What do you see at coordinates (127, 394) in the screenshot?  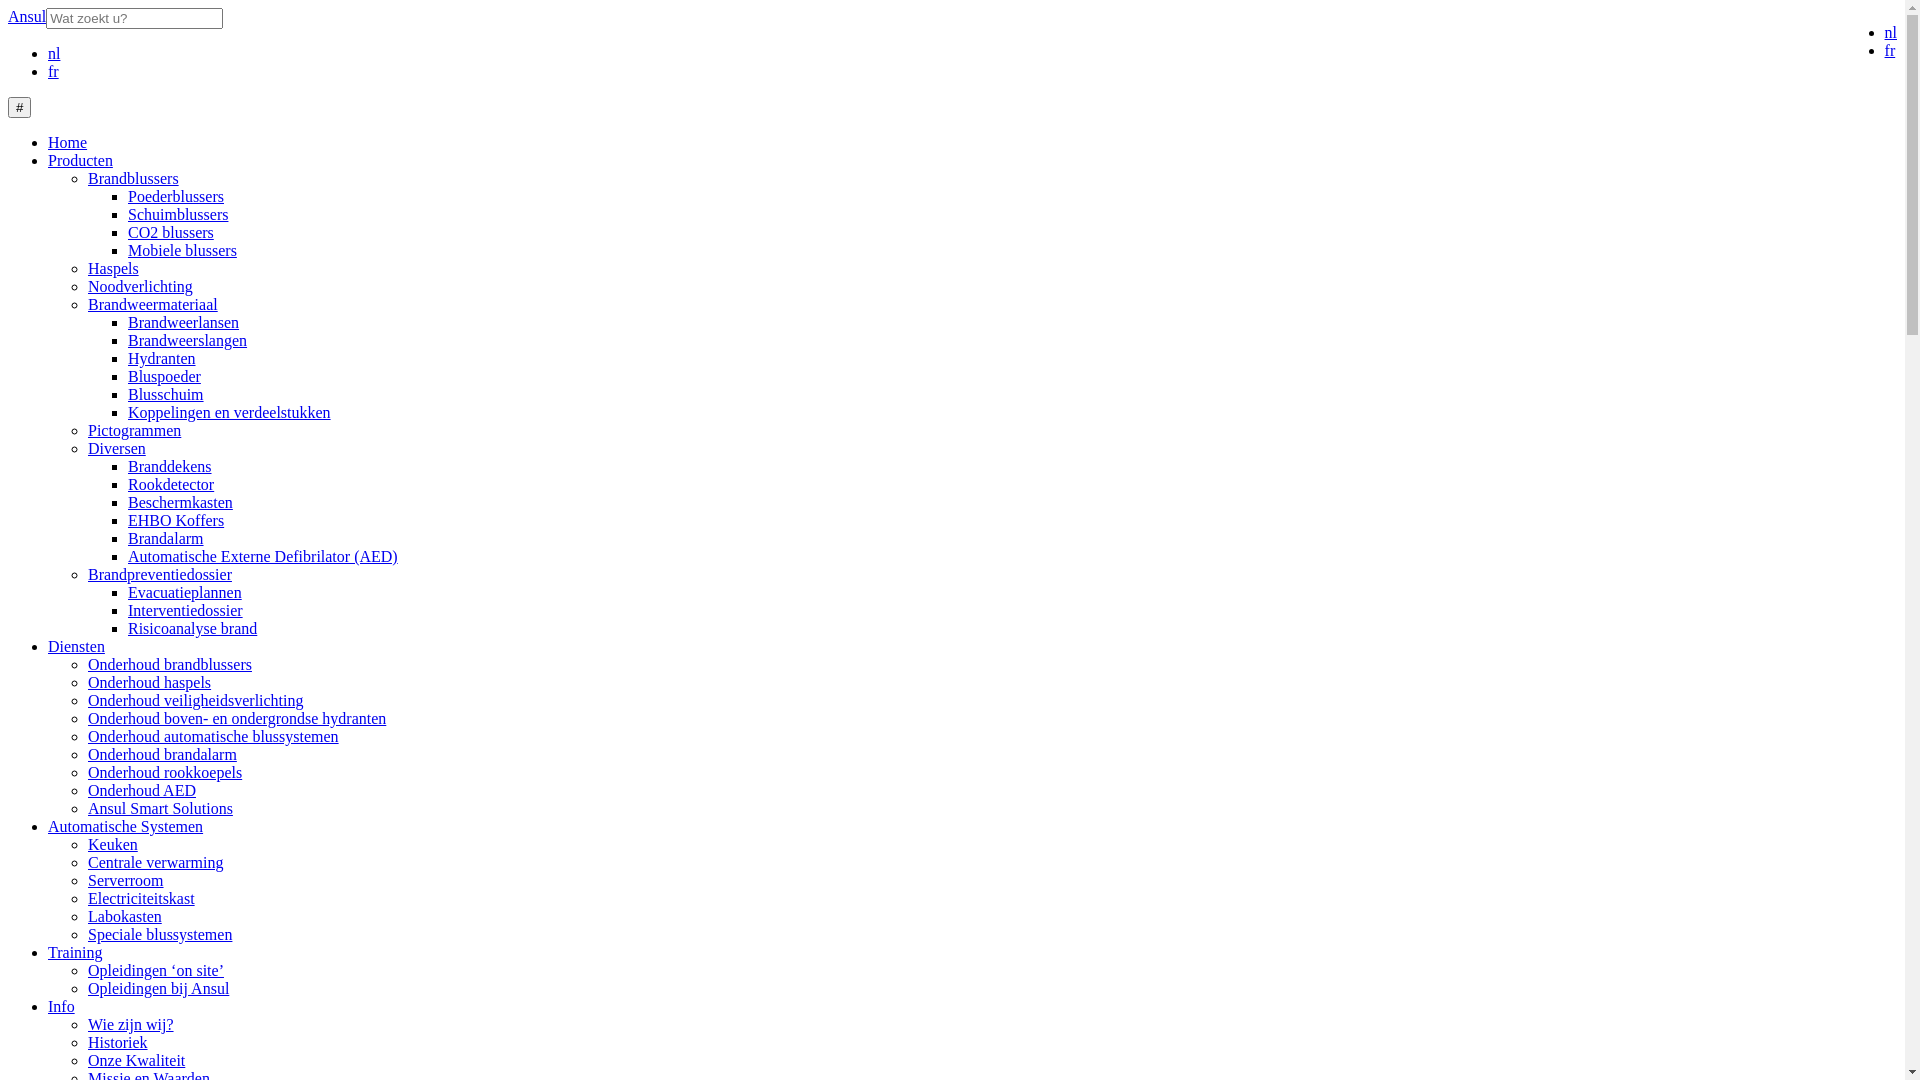 I see `'Blusschuim'` at bounding box center [127, 394].